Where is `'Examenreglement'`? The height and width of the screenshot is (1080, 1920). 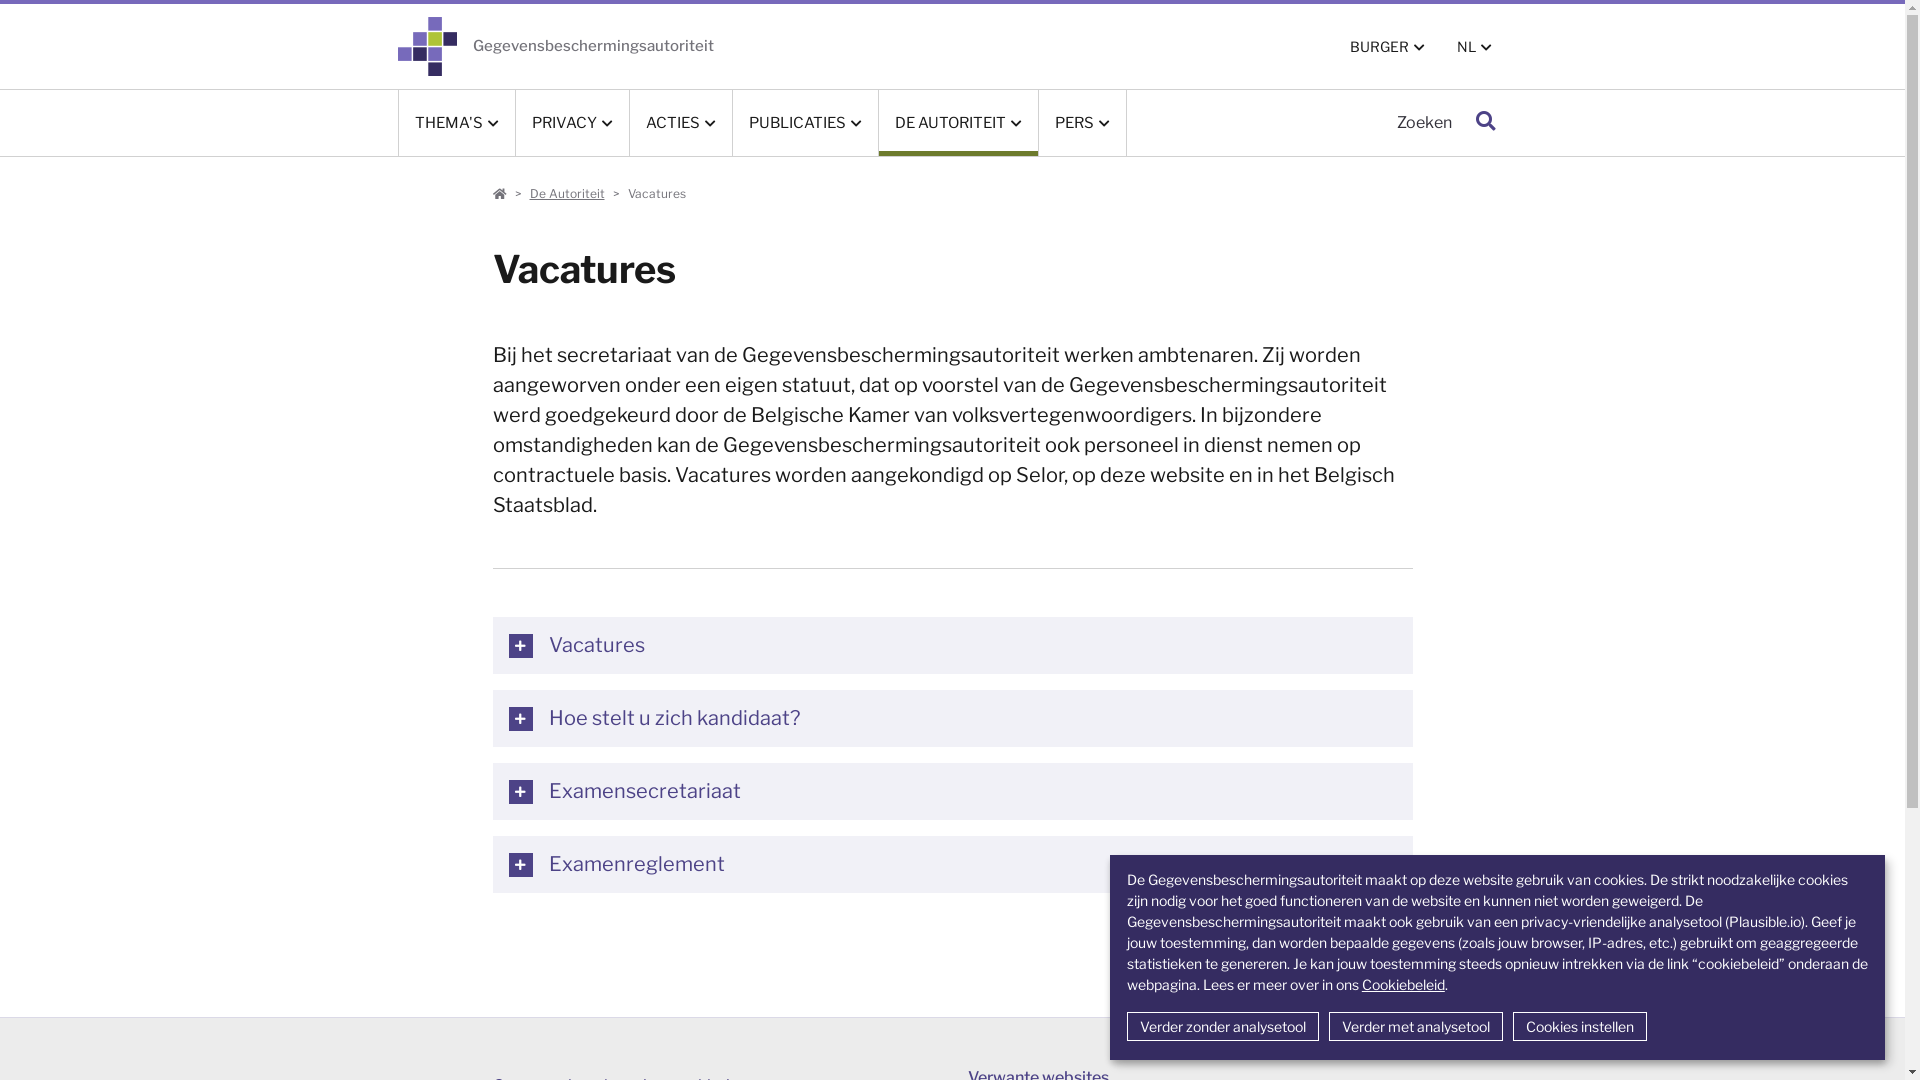 'Examenreglement' is located at coordinates (950, 863).